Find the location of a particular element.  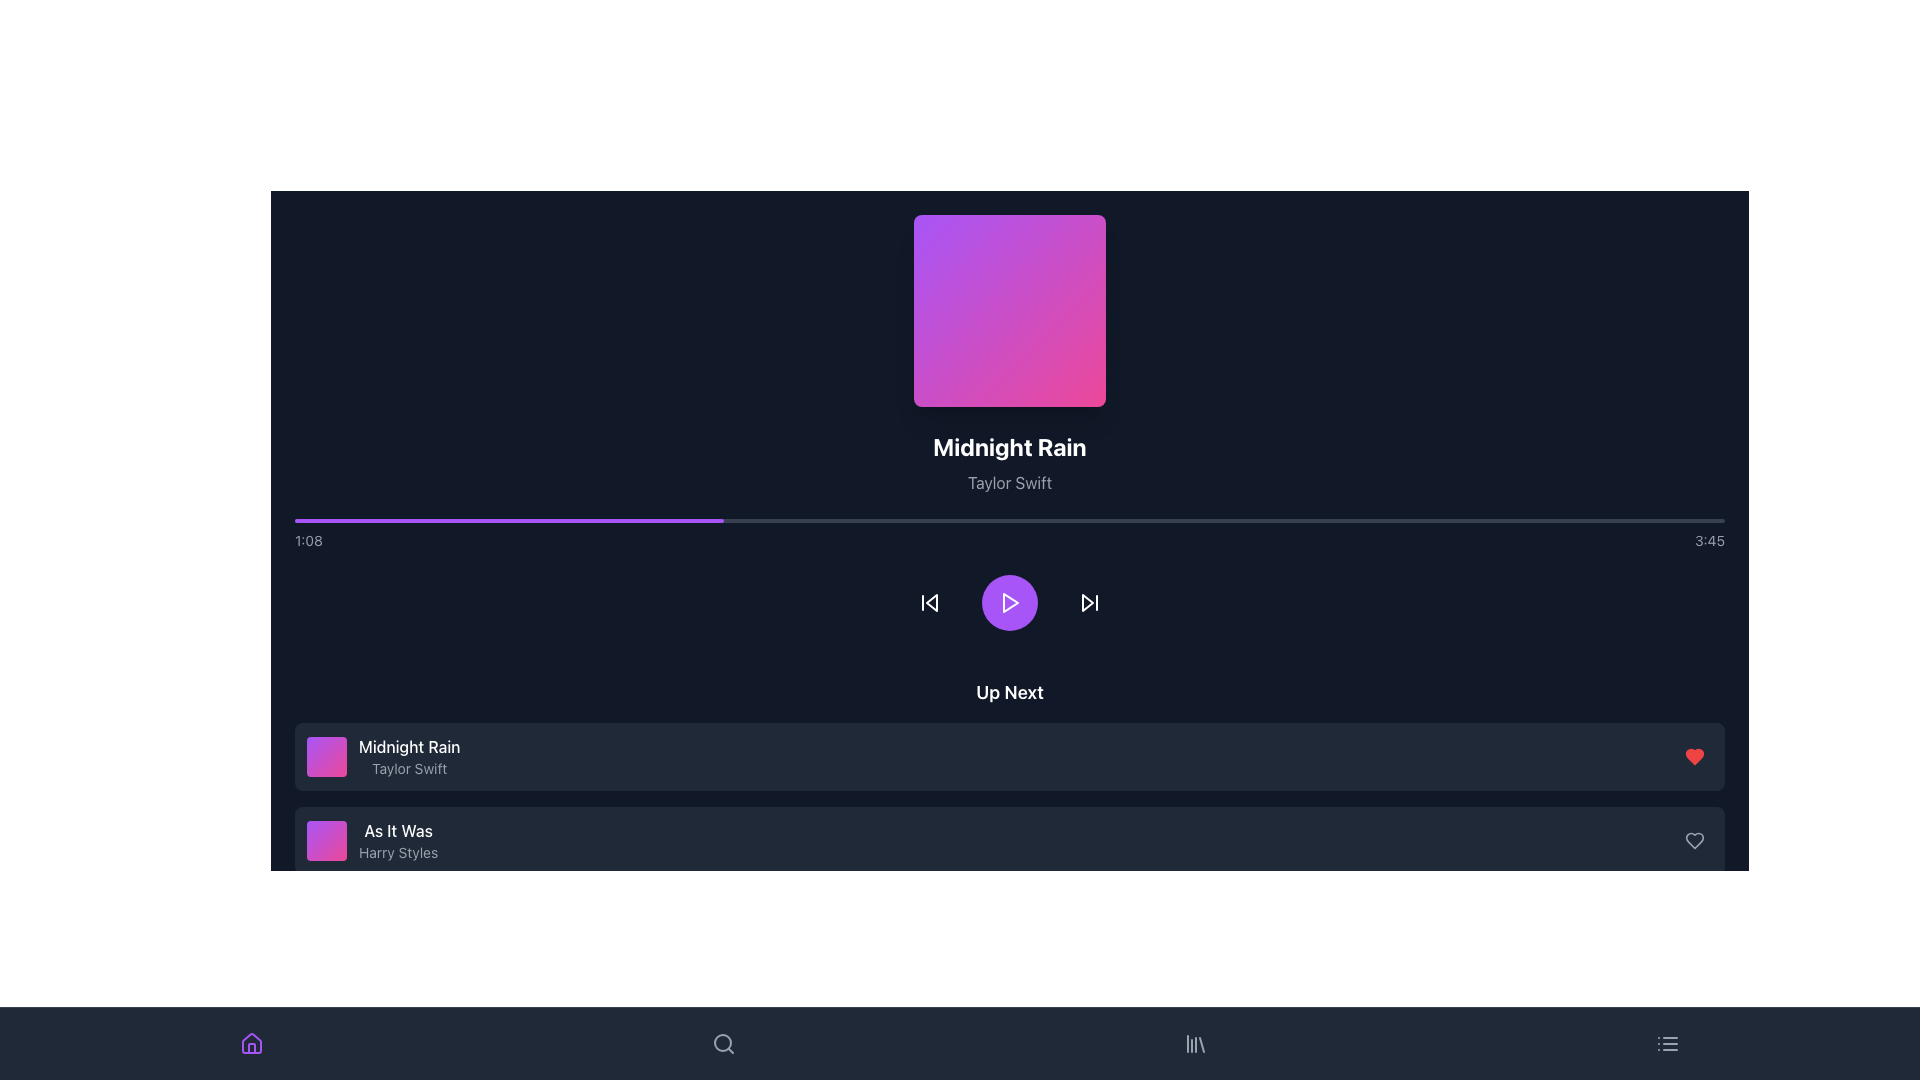

the button located on the far right side of the bottom navigation bar, which is the fourth interactive element from the left is located at coordinates (1668, 1043).